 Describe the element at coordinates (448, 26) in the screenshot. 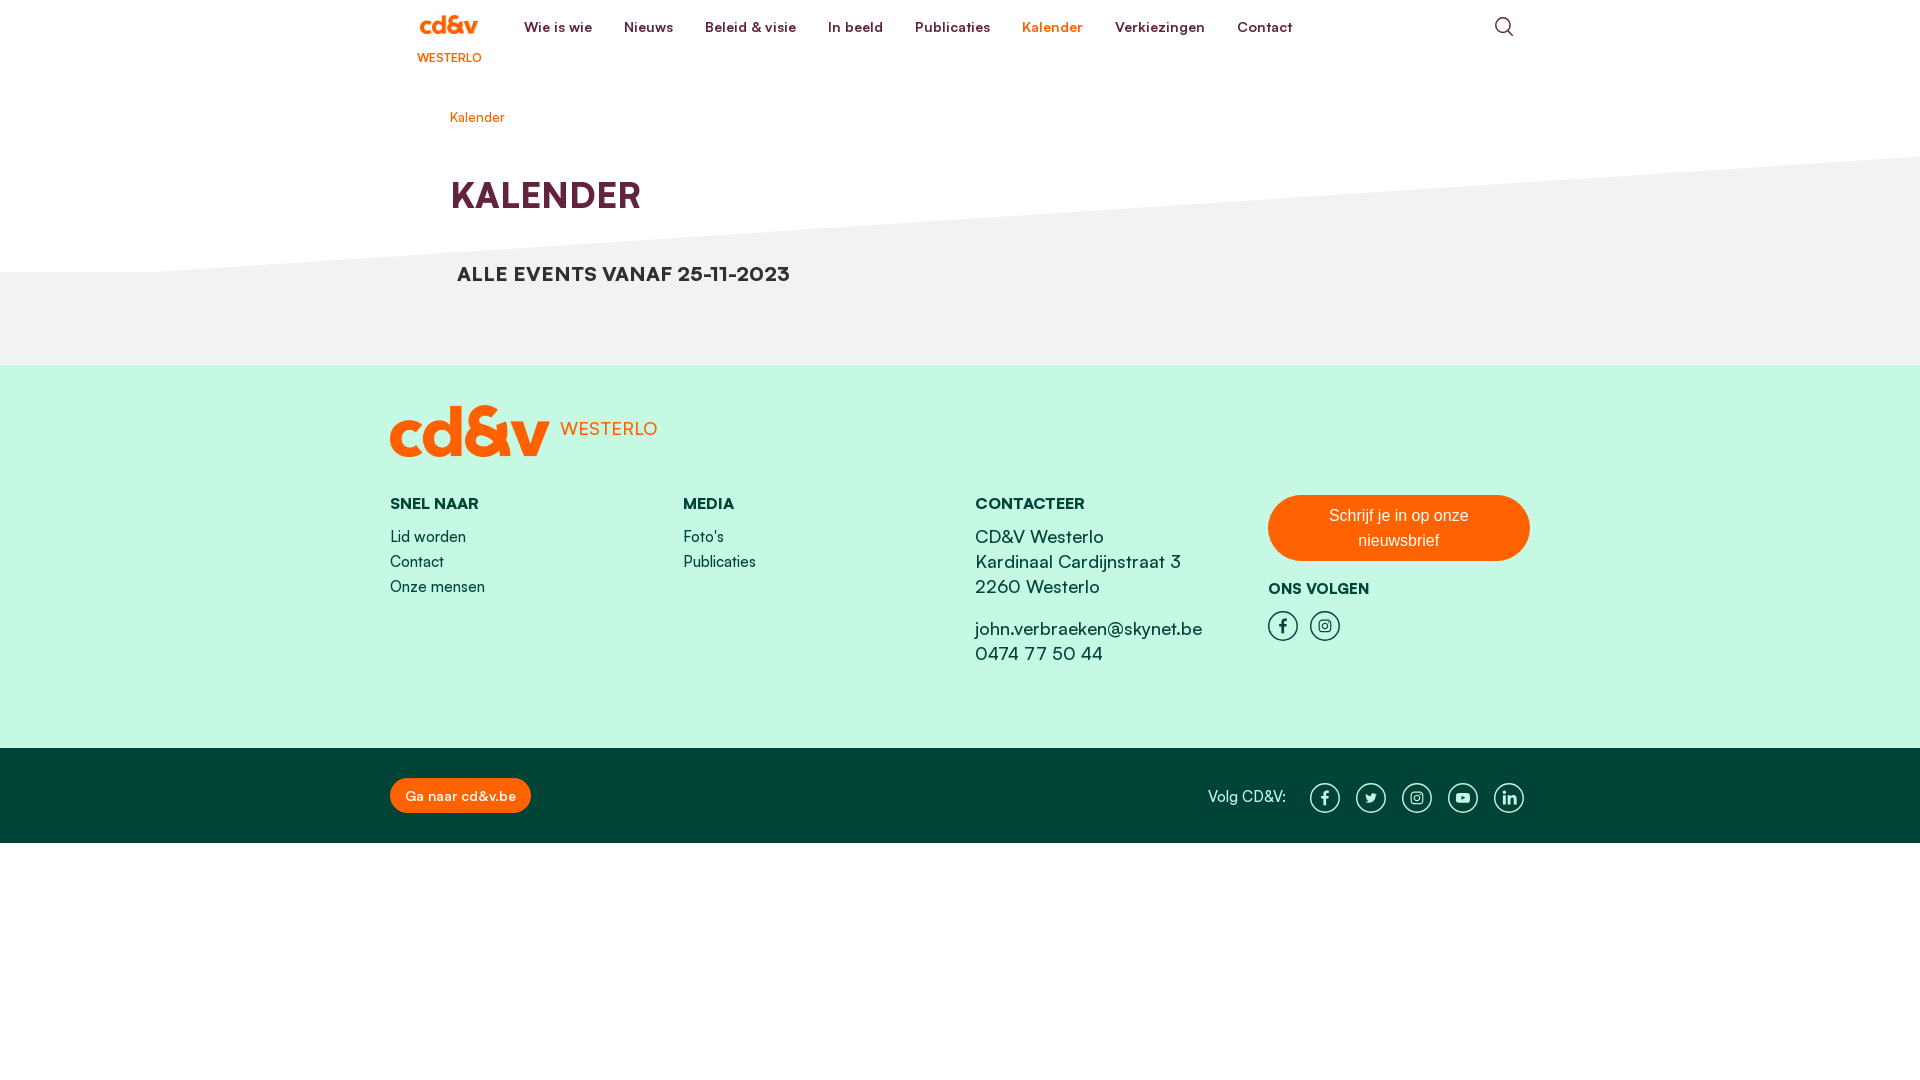

I see `'WESTERLO'` at that location.